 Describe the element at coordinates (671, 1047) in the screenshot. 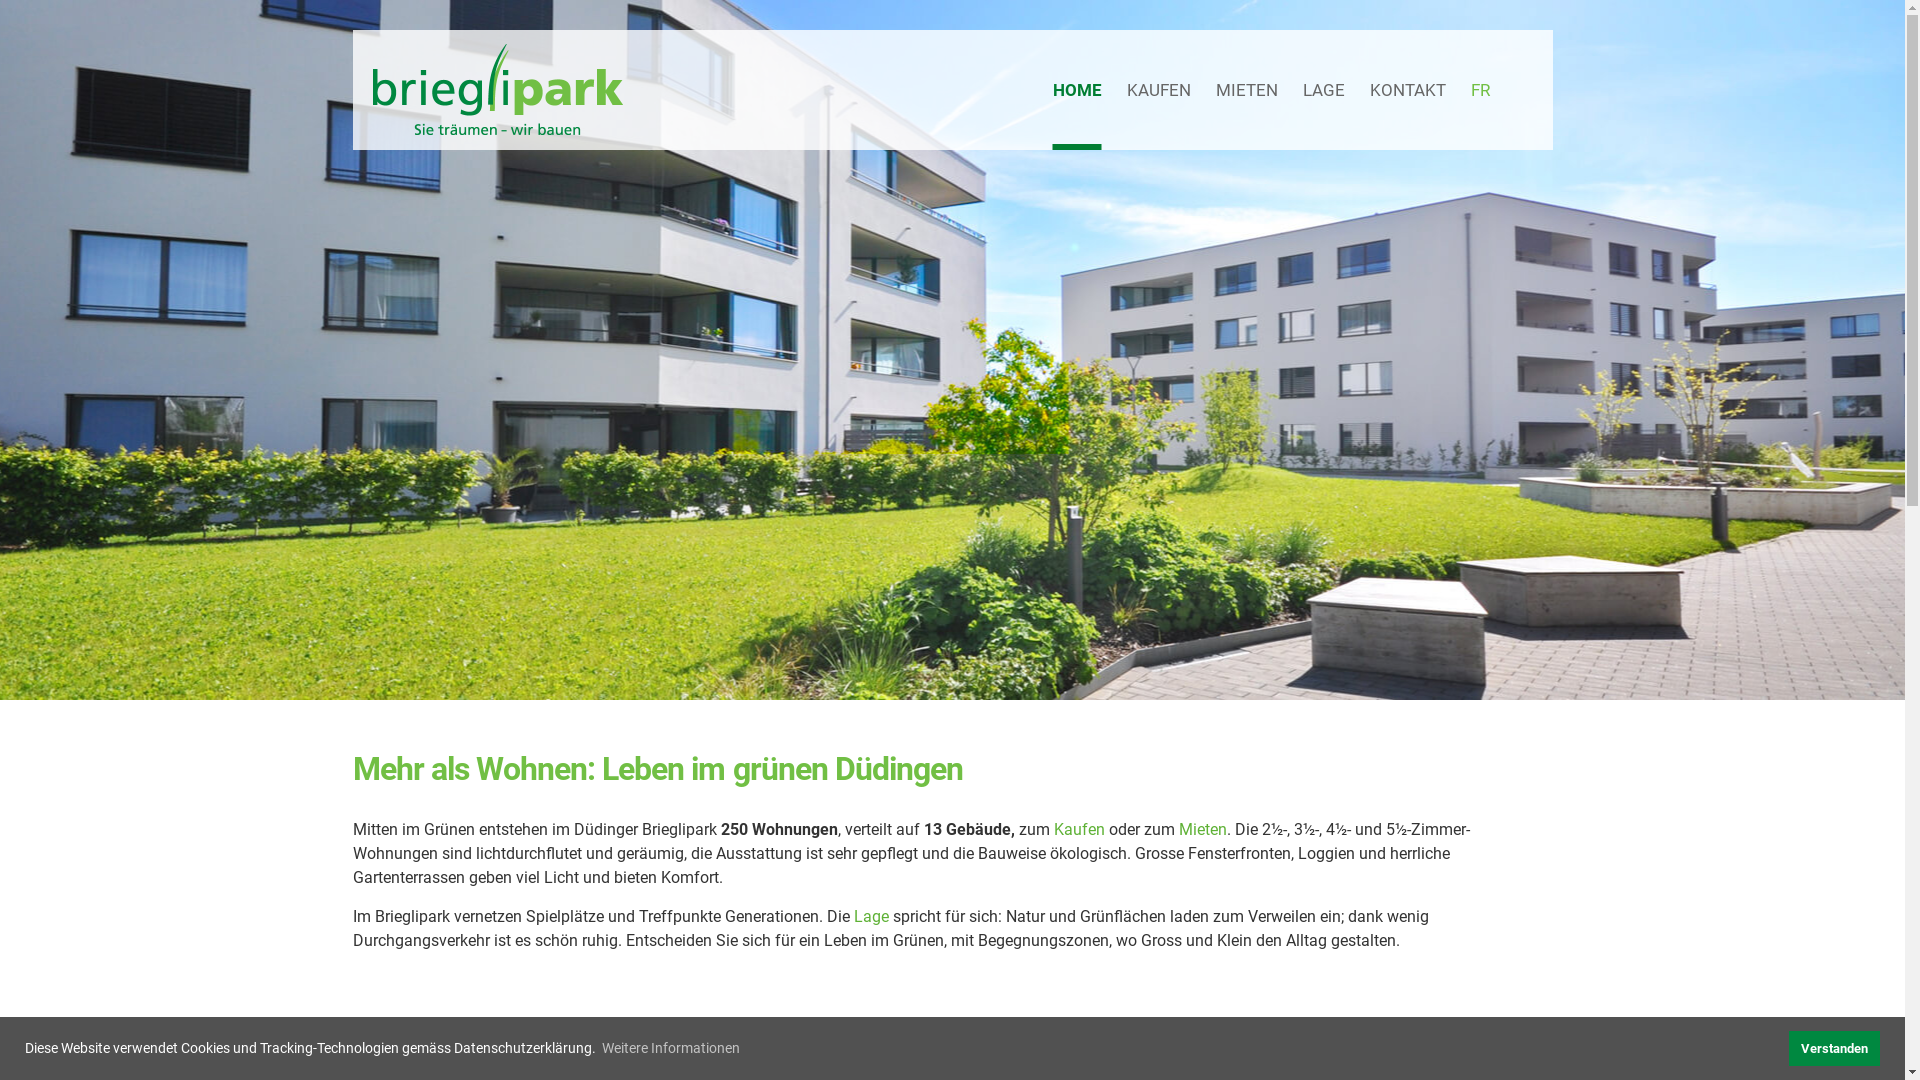

I see `'Weitere Informationen'` at that location.